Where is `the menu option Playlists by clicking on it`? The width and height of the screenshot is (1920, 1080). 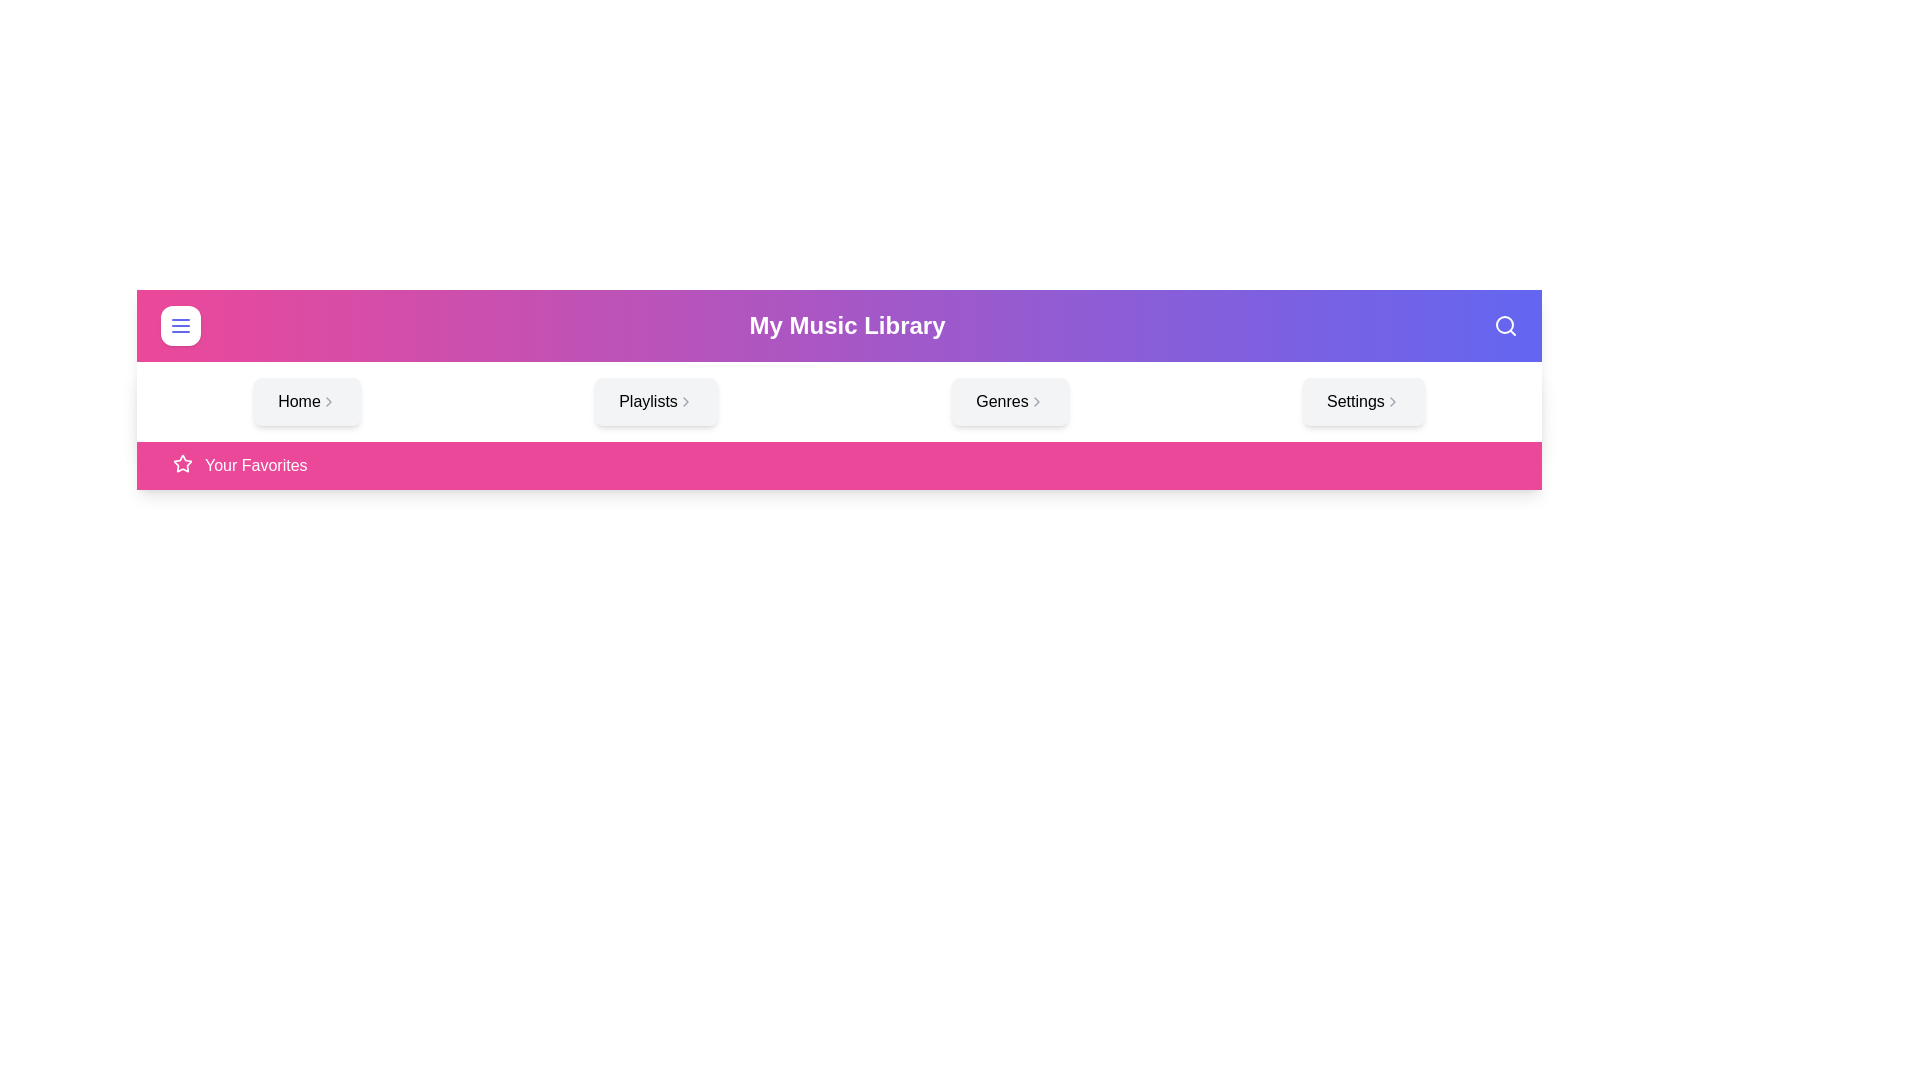
the menu option Playlists by clicking on it is located at coordinates (656, 401).